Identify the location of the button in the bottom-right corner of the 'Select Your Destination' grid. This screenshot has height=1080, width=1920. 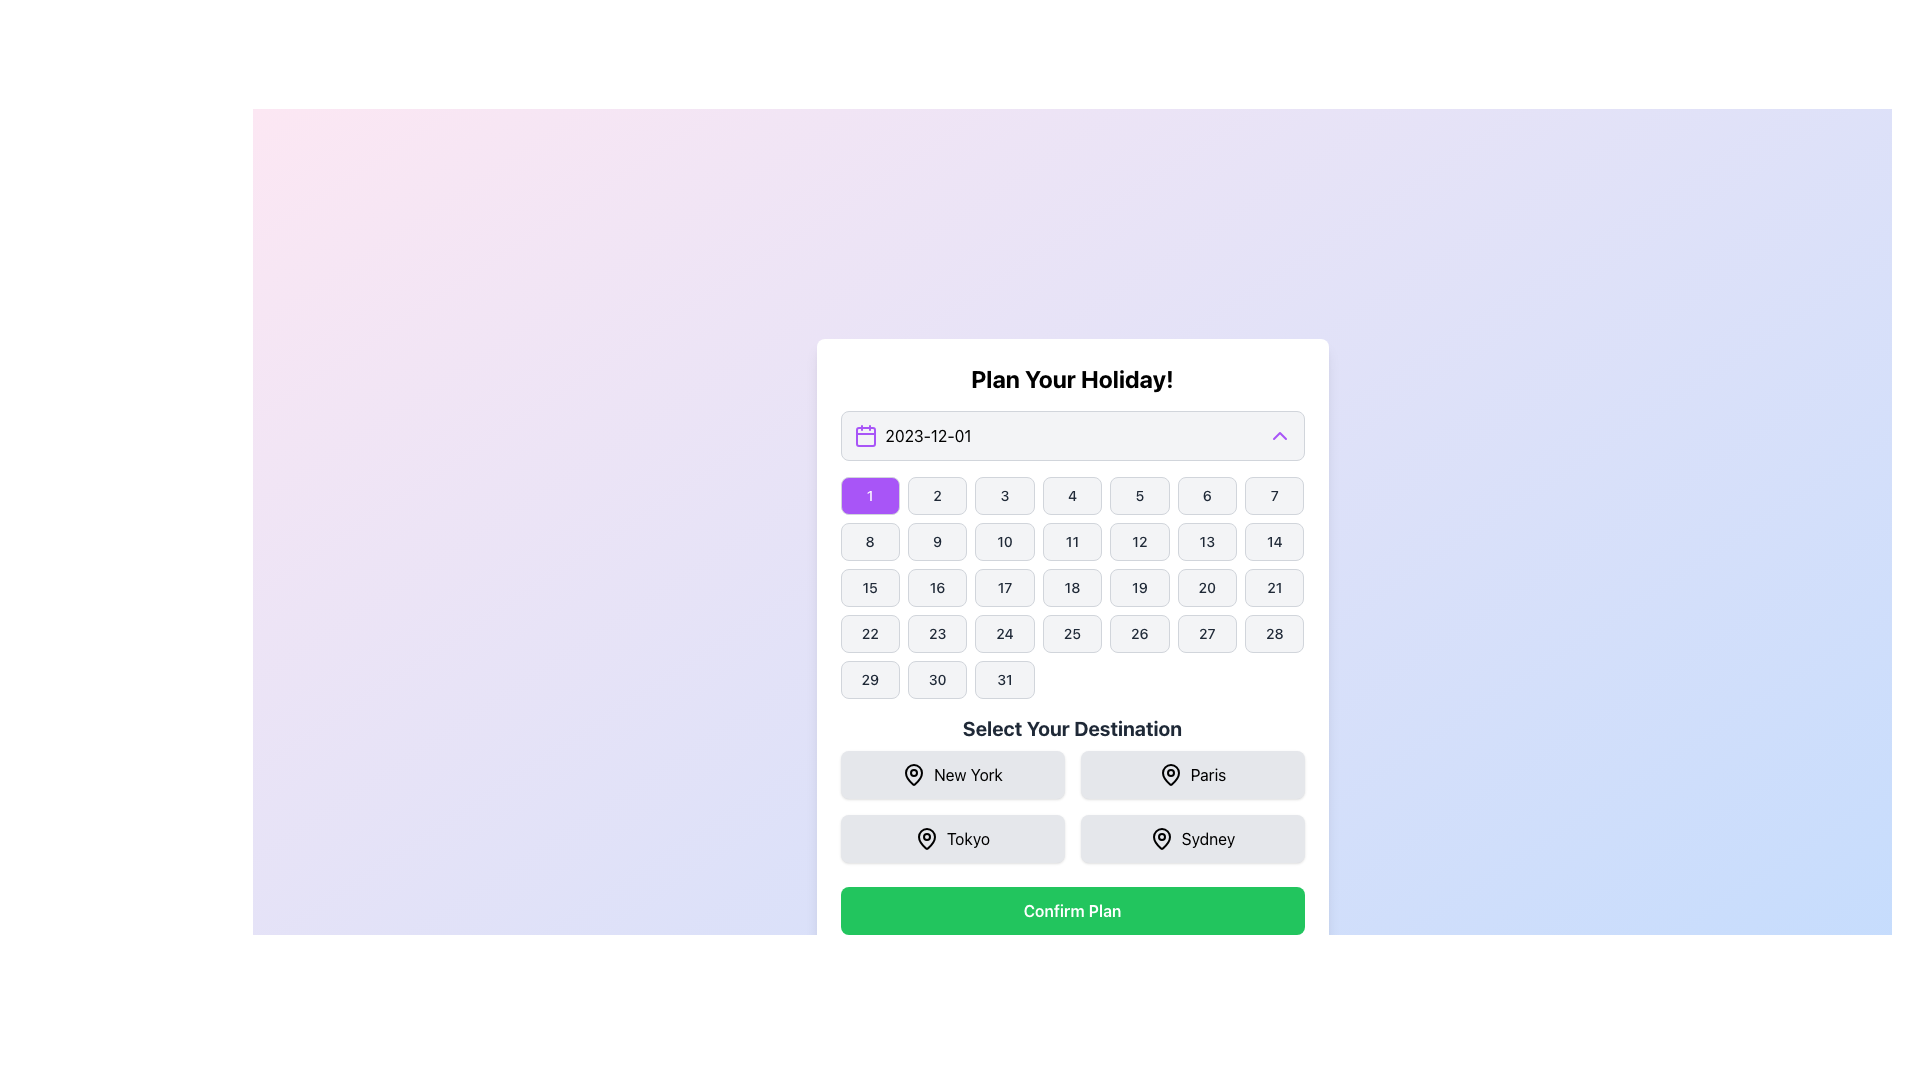
(1192, 839).